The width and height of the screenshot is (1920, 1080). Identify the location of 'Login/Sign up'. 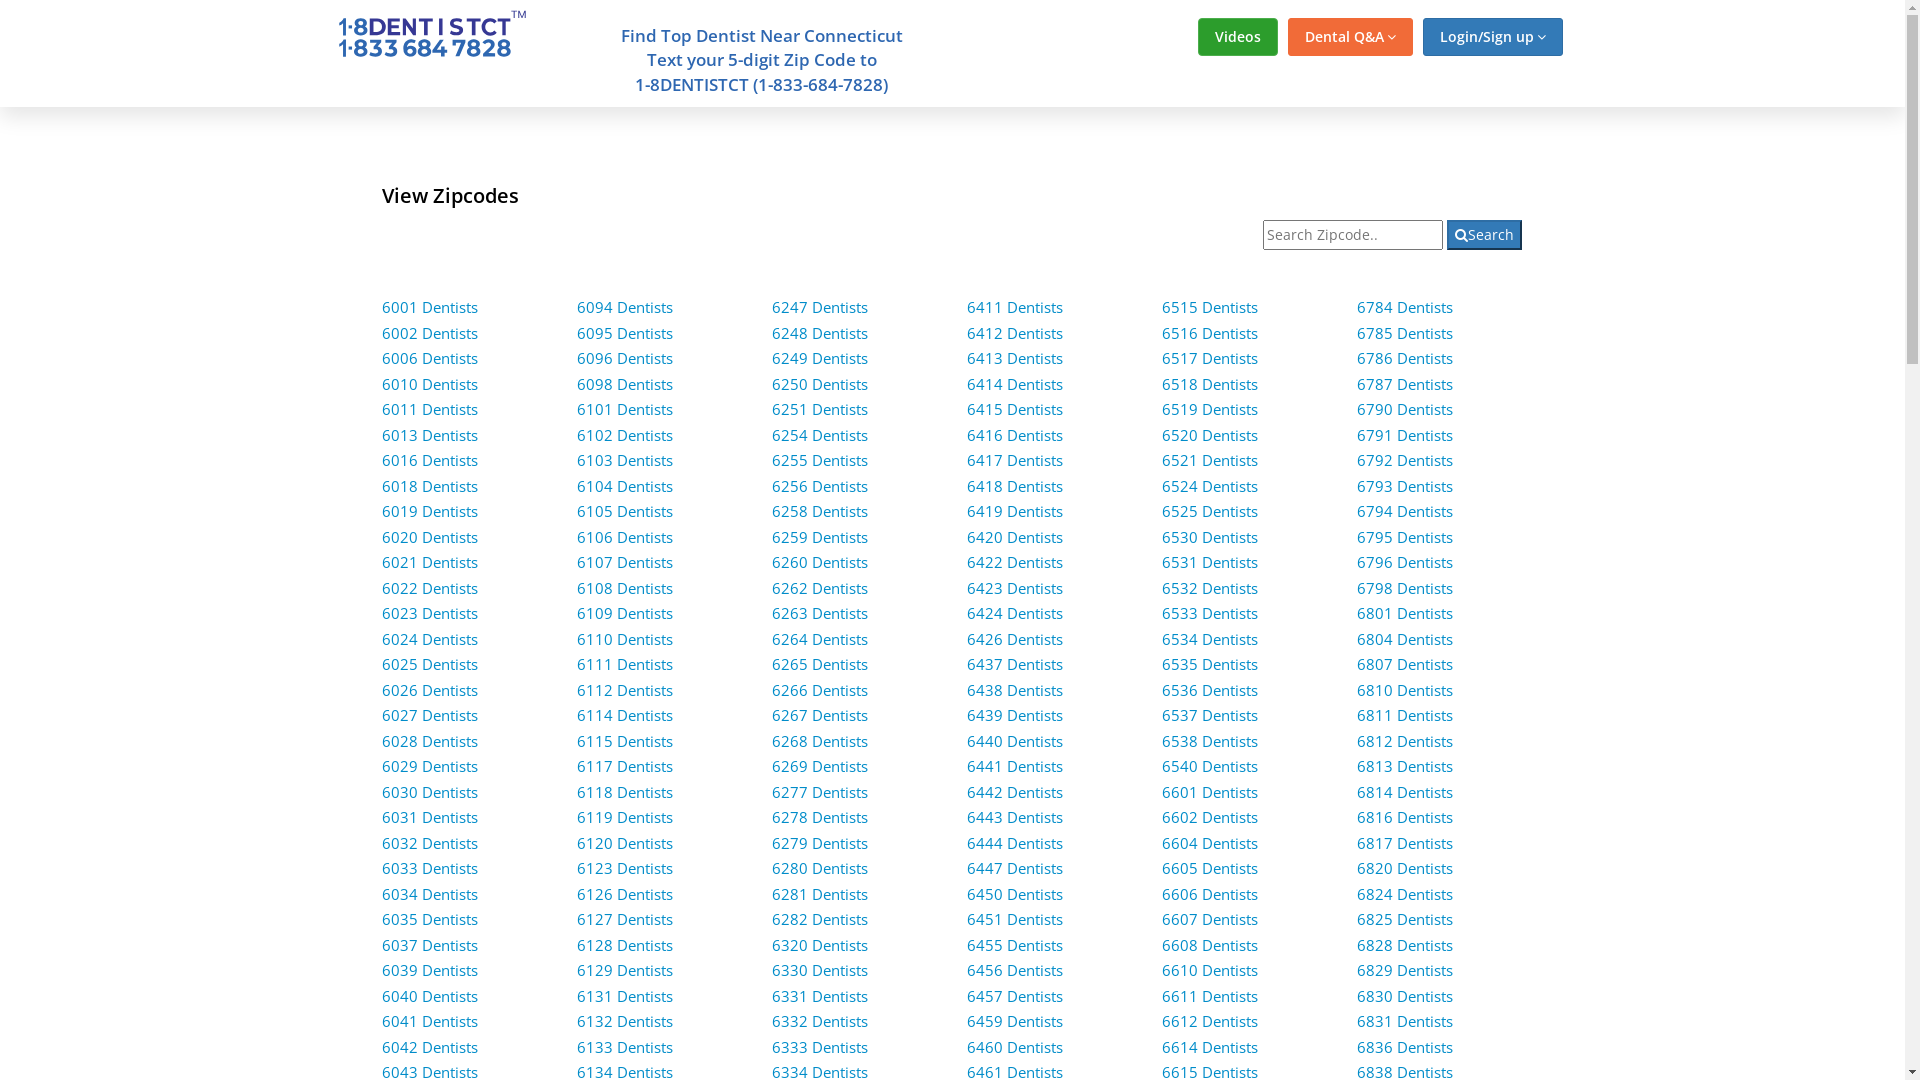
(1420, 37).